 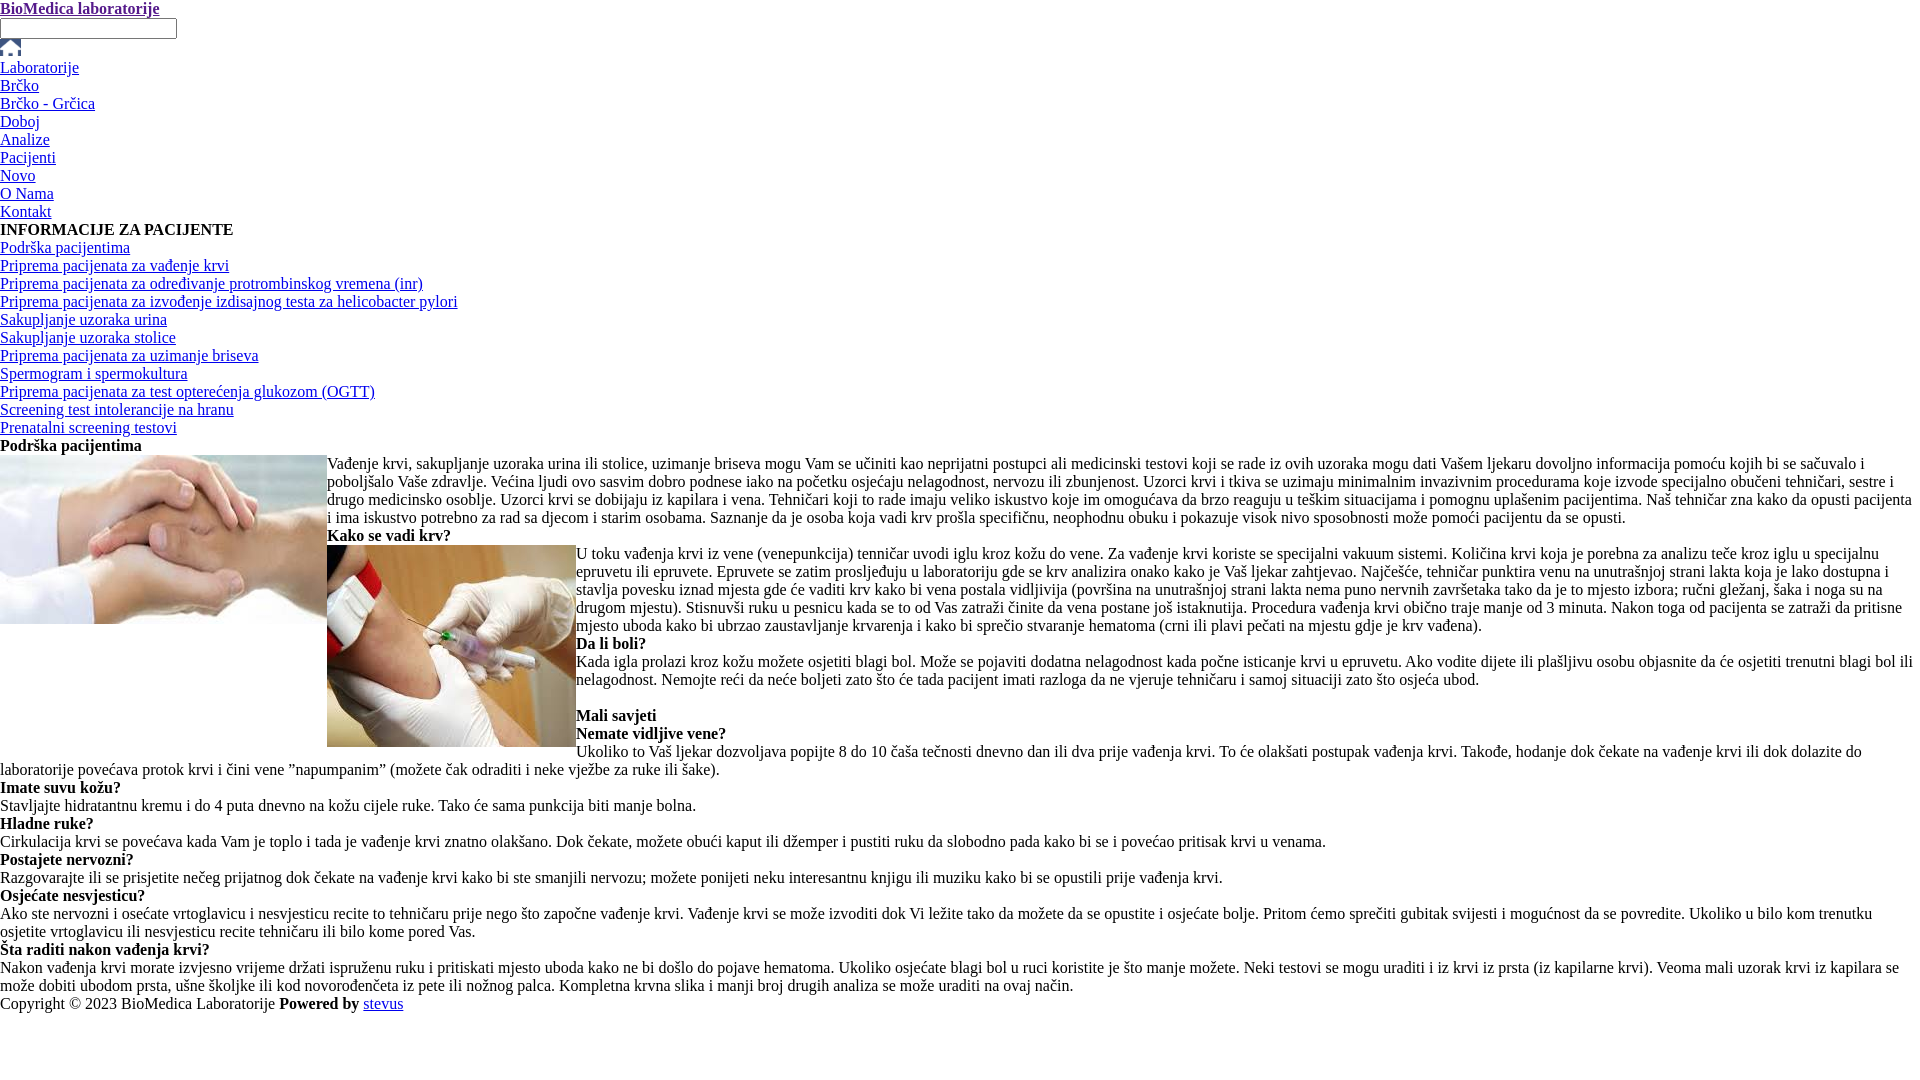 I want to click on 'BioMedica laboratorije', so click(x=80, y=8).